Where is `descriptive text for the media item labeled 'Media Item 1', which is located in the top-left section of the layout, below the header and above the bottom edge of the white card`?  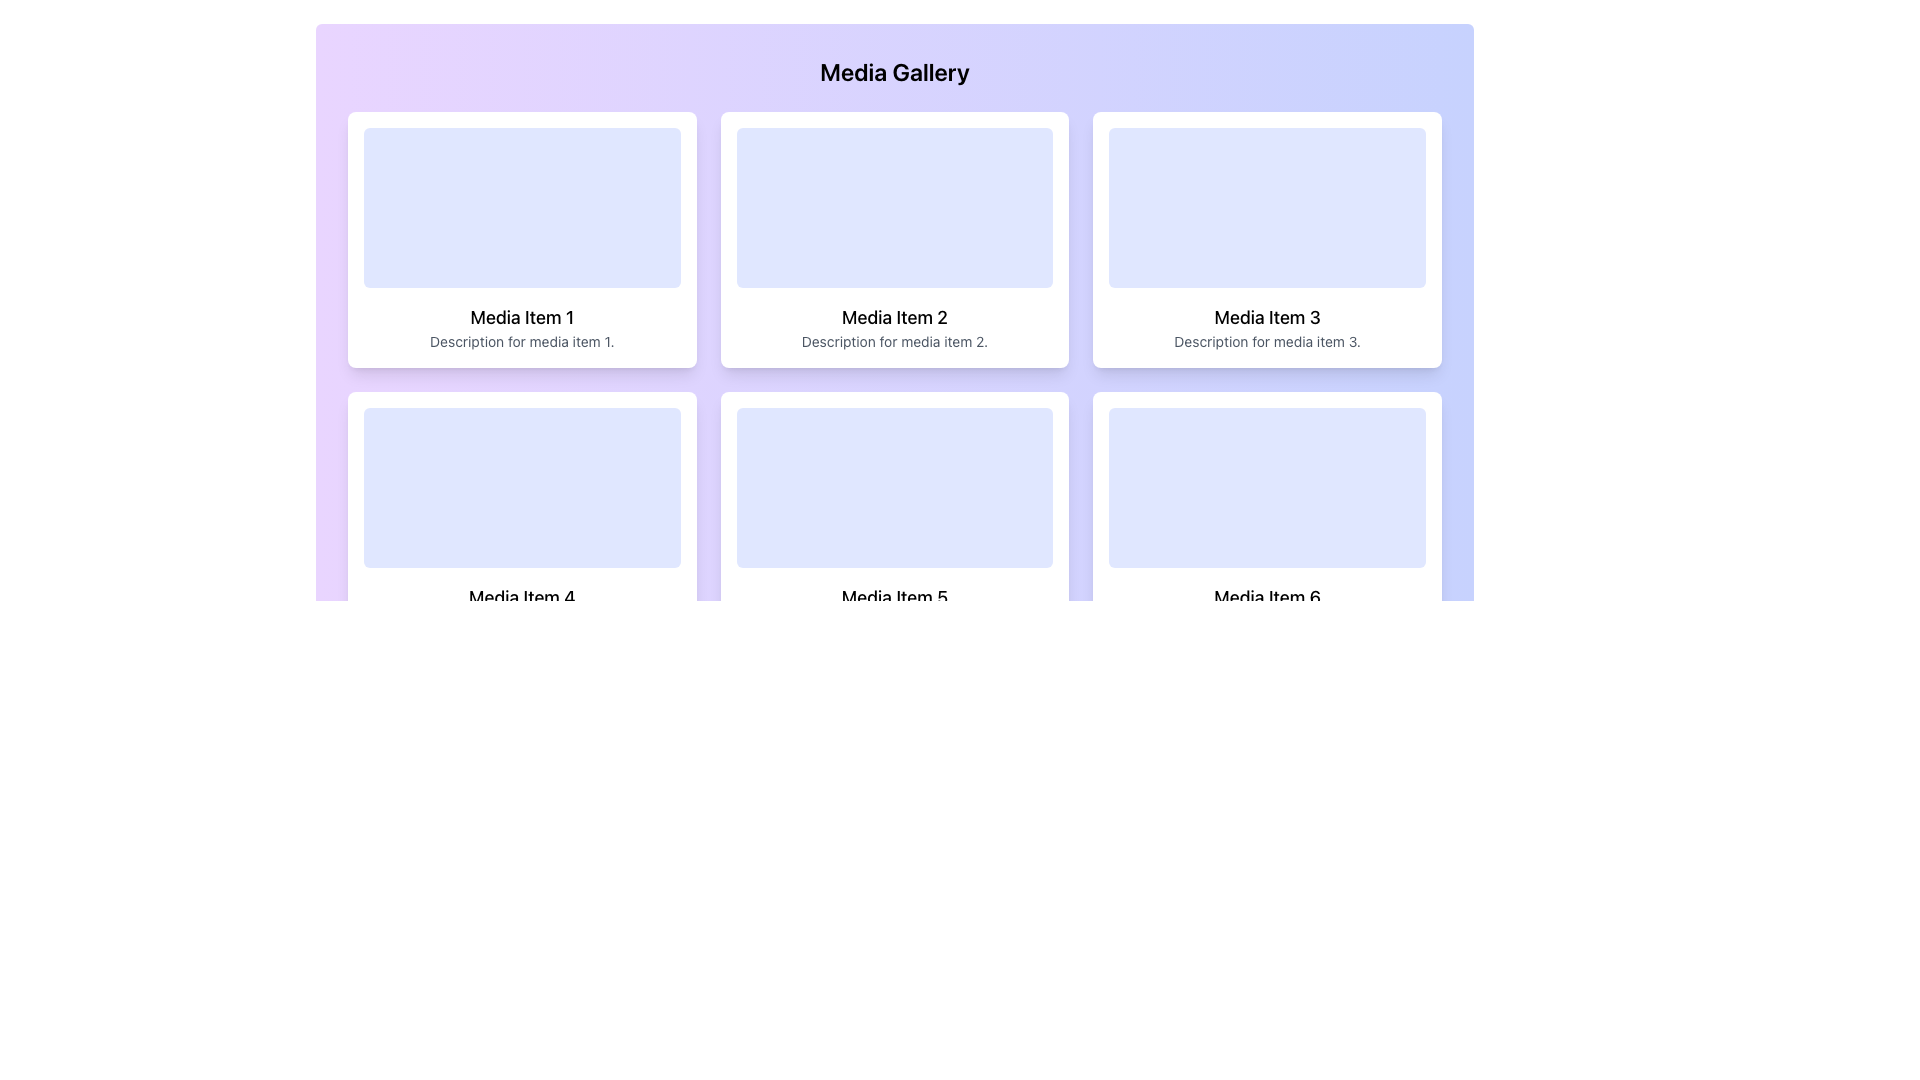 descriptive text for the media item labeled 'Media Item 1', which is located in the top-left section of the layout, below the header and above the bottom edge of the white card is located at coordinates (522, 341).